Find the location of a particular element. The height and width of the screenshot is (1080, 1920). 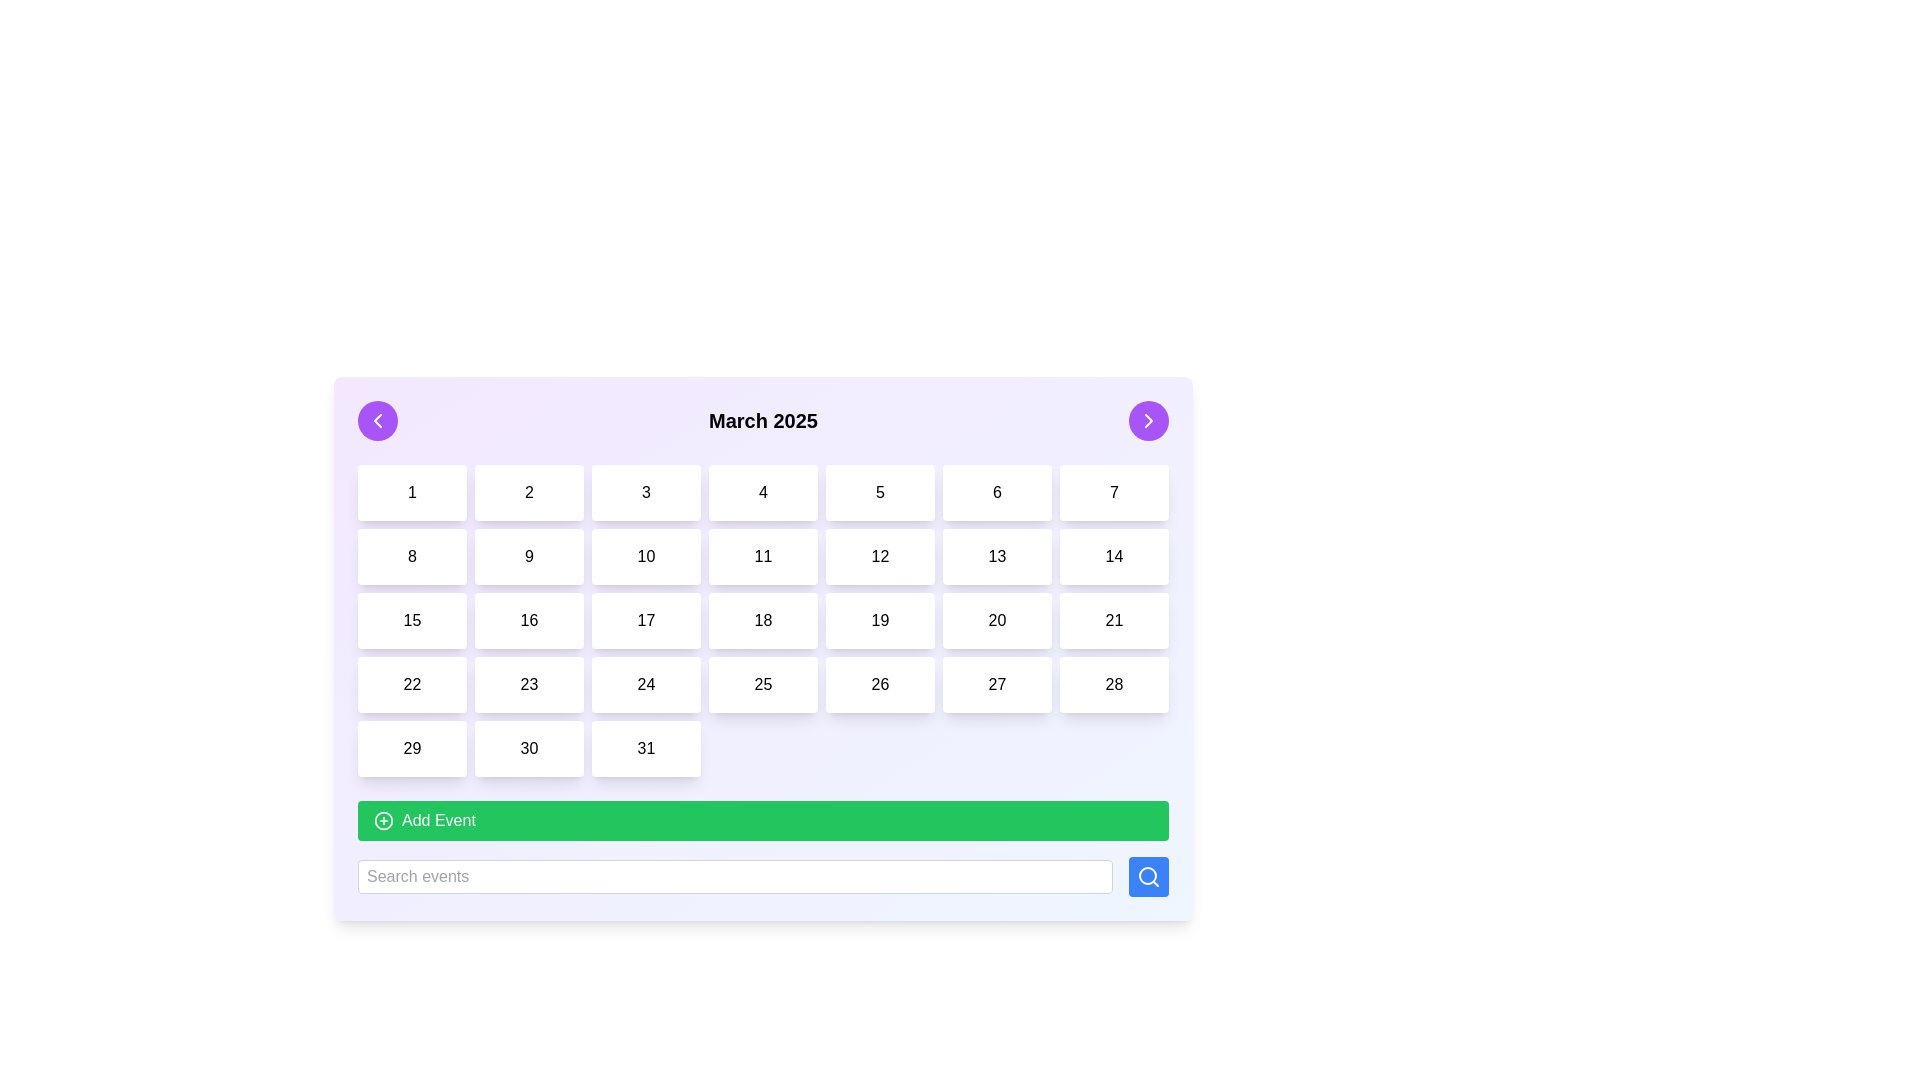

the static content block representing the 25th day of March 2025 in the calendar view, located in the fourth row and fourth column of the grid is located at coordinates (762, 684).